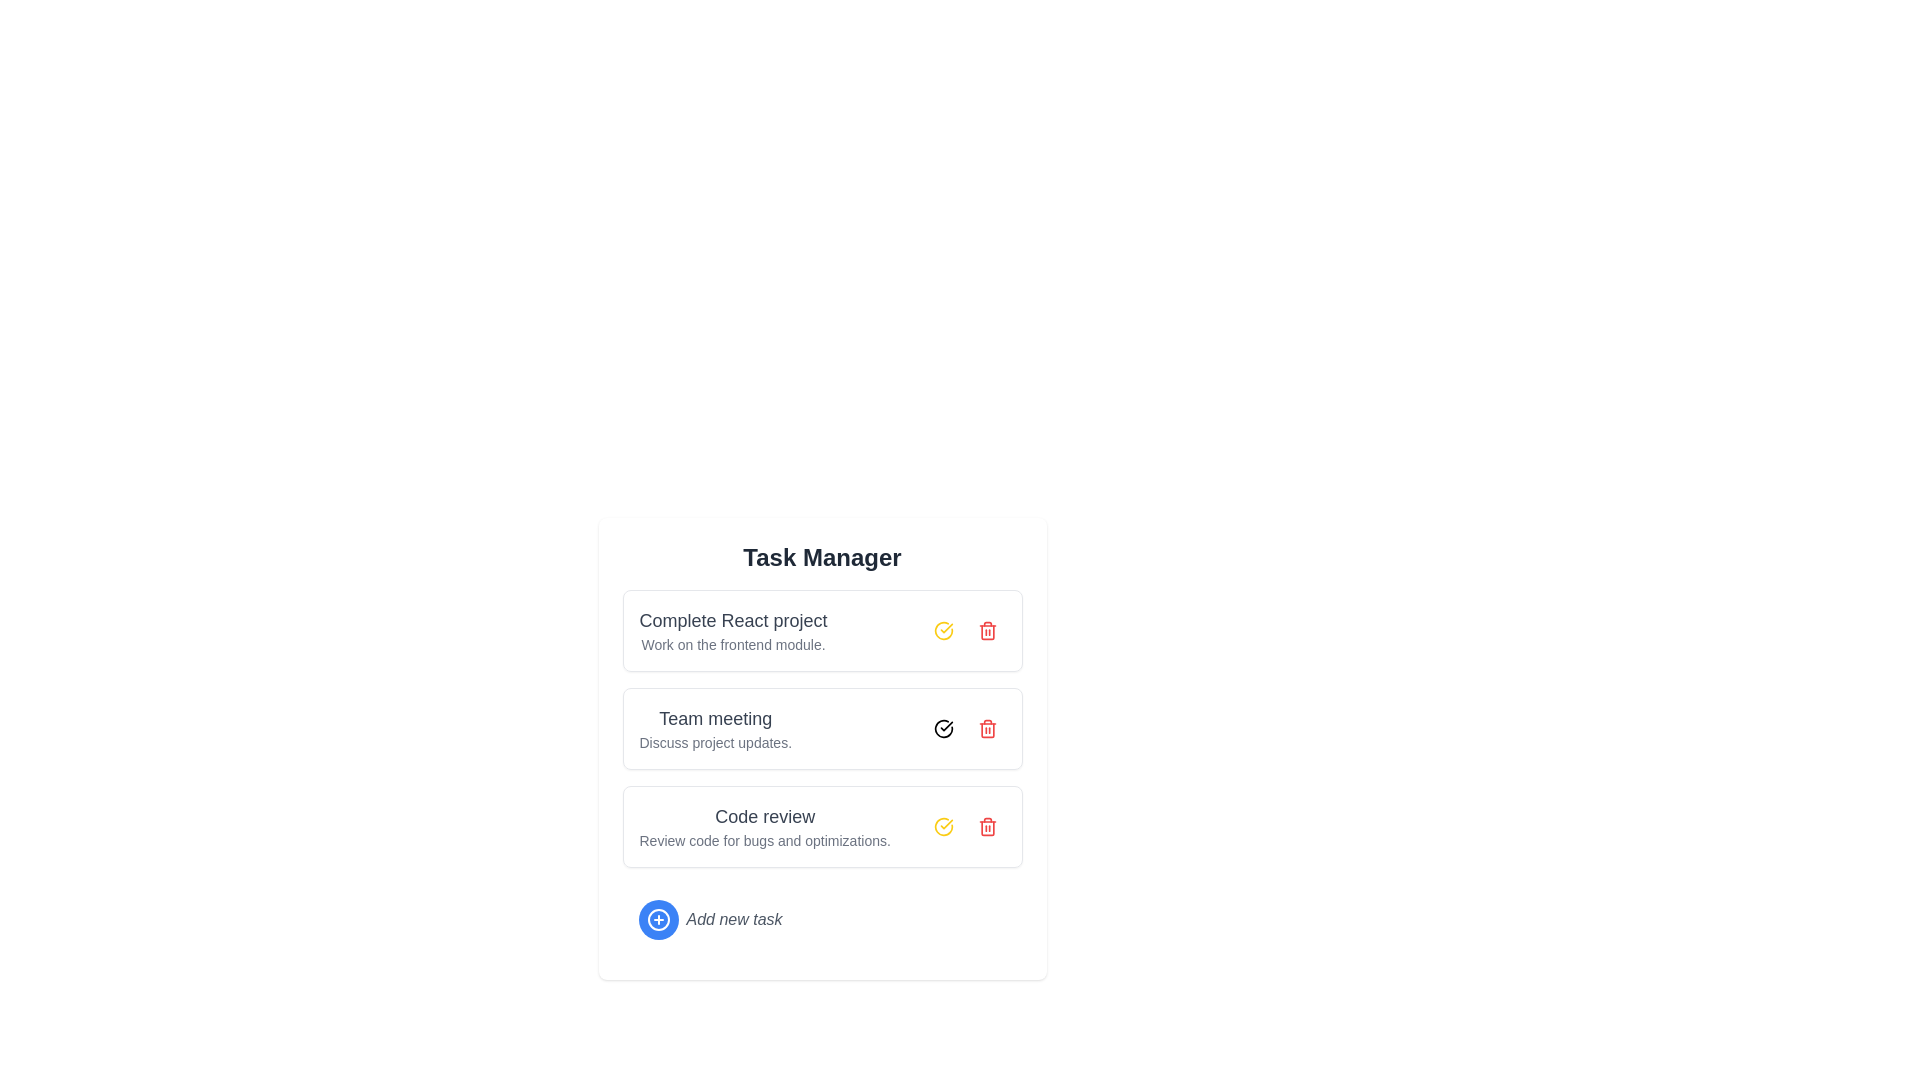  What do you see at coordinates (822, 920) in the screenshot?
I see `the Interactive button that allows users to initiate the addition of a new task entry, located below the 'Code review' task item in the task list` at bounding box center [822, 920].